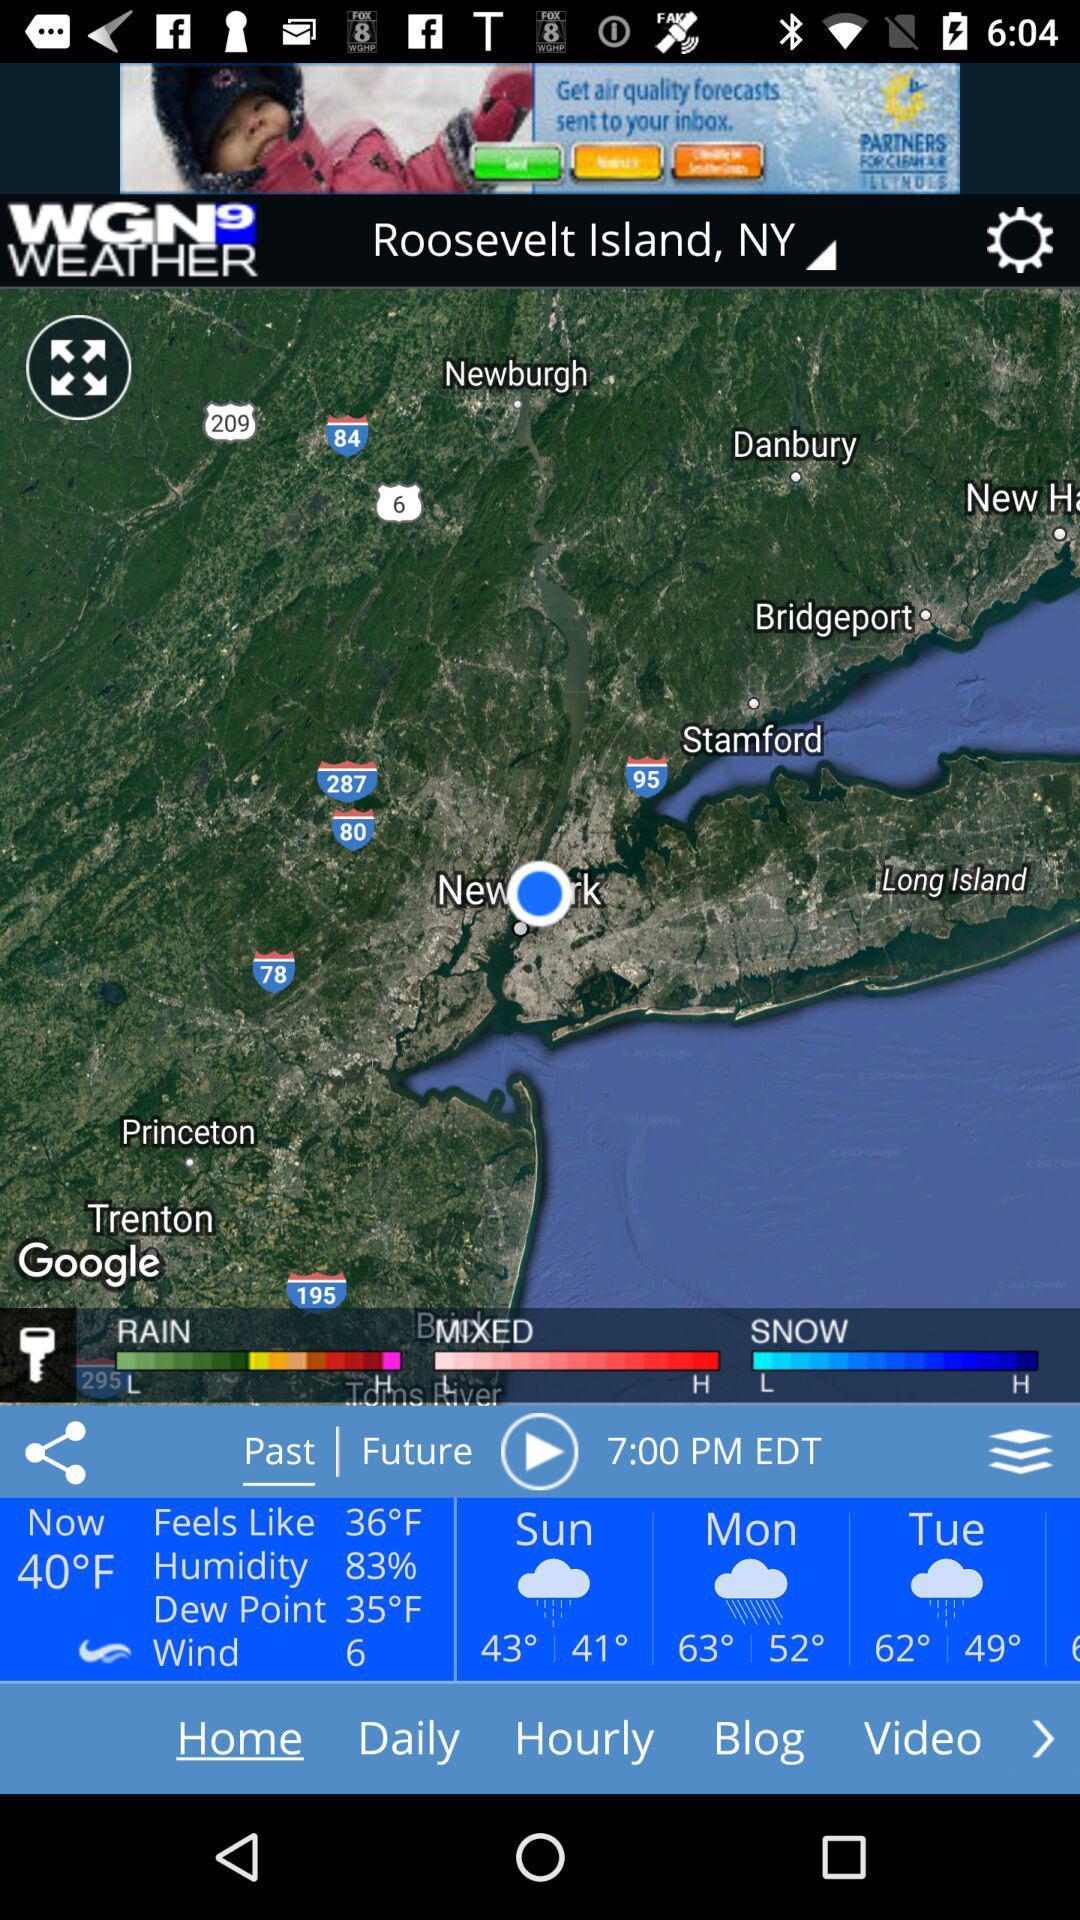 Image resolution: width=1080 pixels, height=1920 pixels. I want to click on the share icon, so click(58, 1451).